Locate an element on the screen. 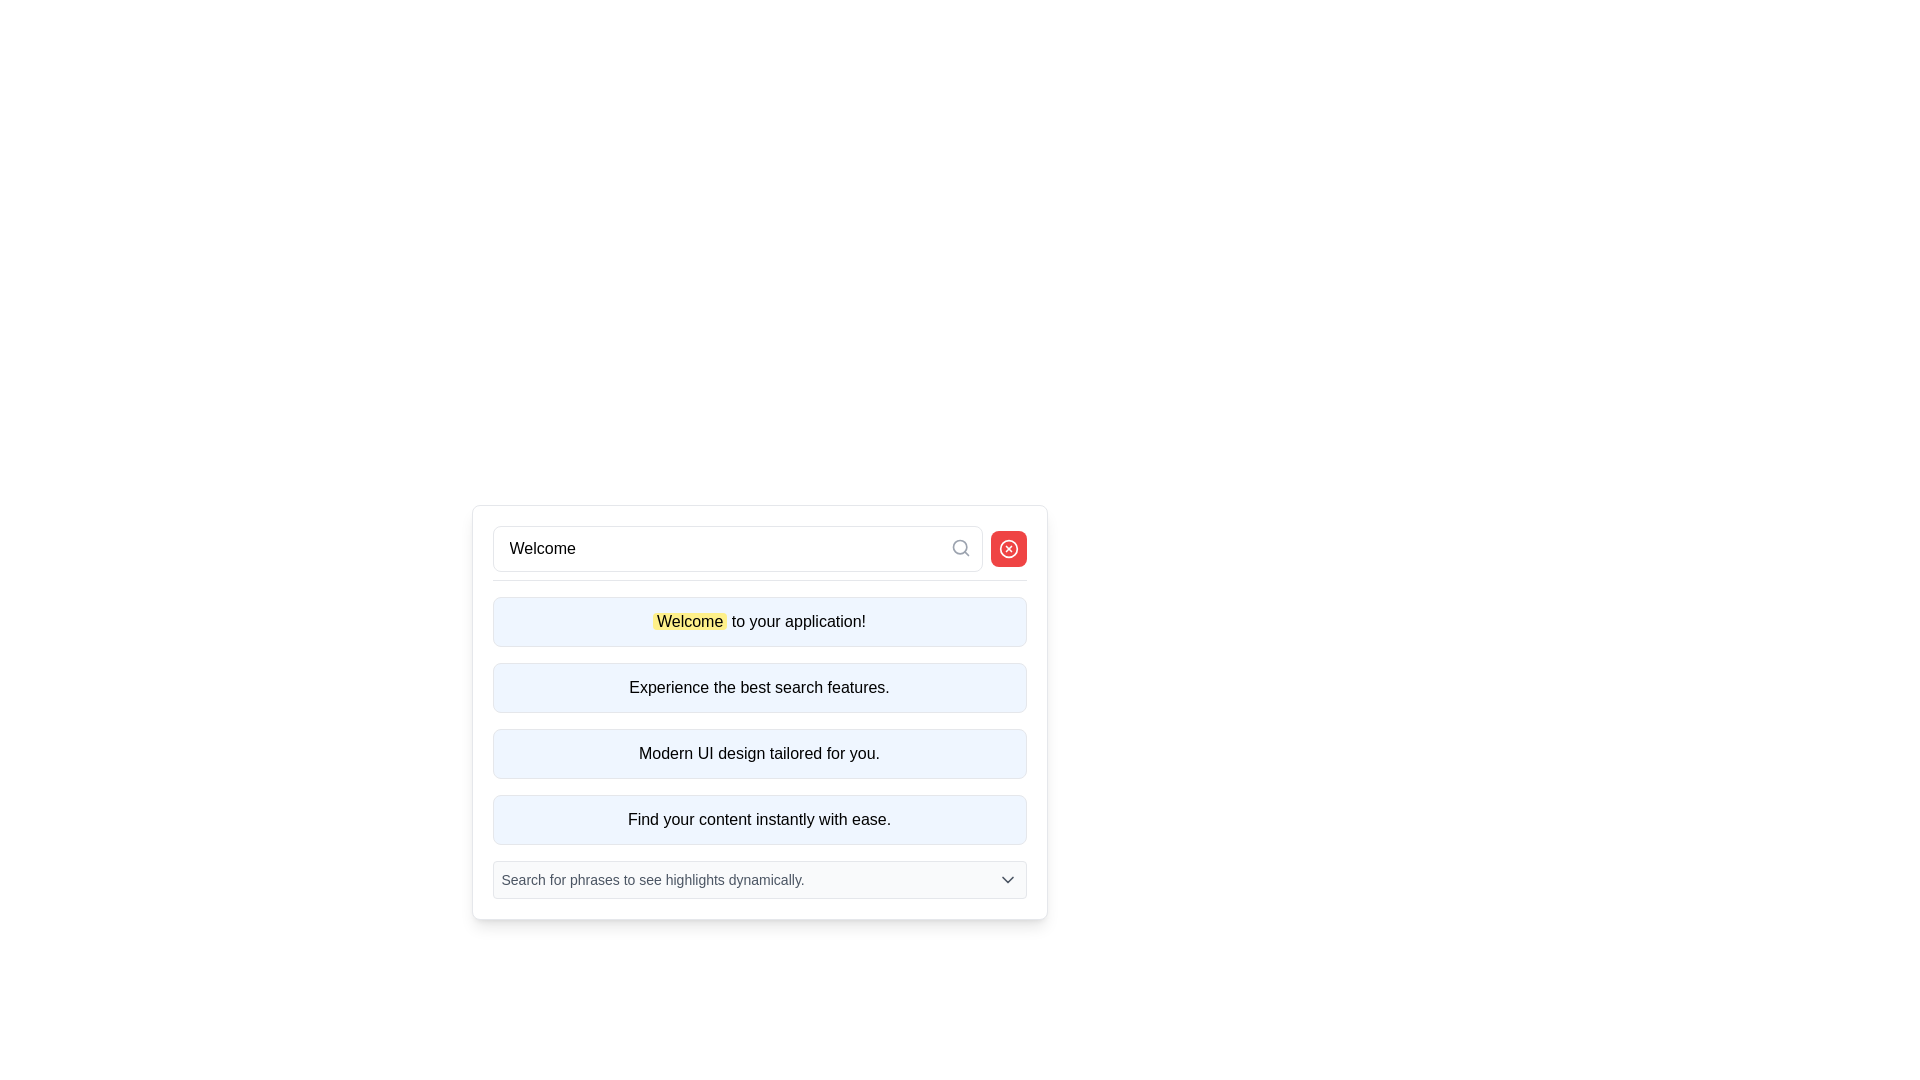  the small circular red icon with an 'X' symbol inside, located on the top right corner of the visible search bar is located at coordinates (1008, 548).